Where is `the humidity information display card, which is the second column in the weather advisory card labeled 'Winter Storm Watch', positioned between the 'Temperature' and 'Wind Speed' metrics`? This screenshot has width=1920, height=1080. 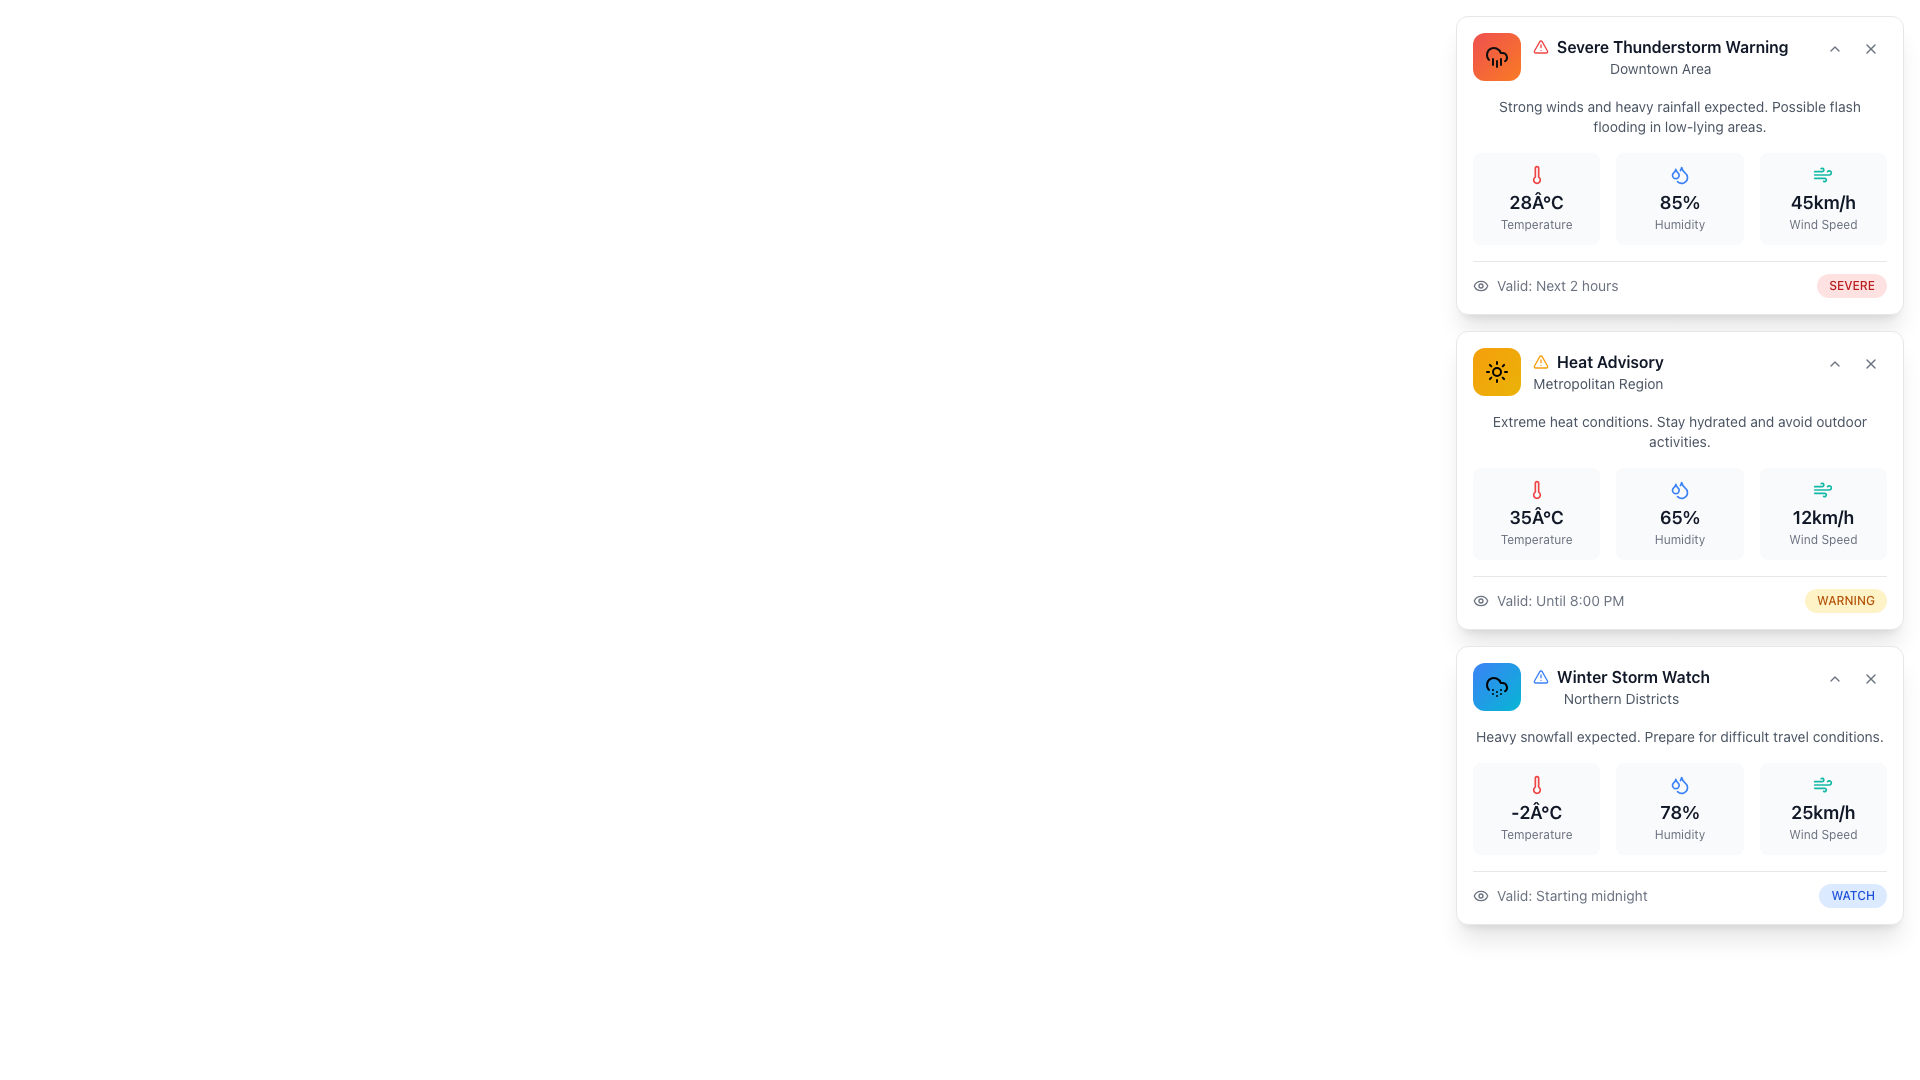 the humidity information display card, which is the second column in the weather advisory card labeled 'Winter Storm Watch', positioned between the 'Temperature' and 'Wind Speed' metrics is located at coordinates (1680, 817).